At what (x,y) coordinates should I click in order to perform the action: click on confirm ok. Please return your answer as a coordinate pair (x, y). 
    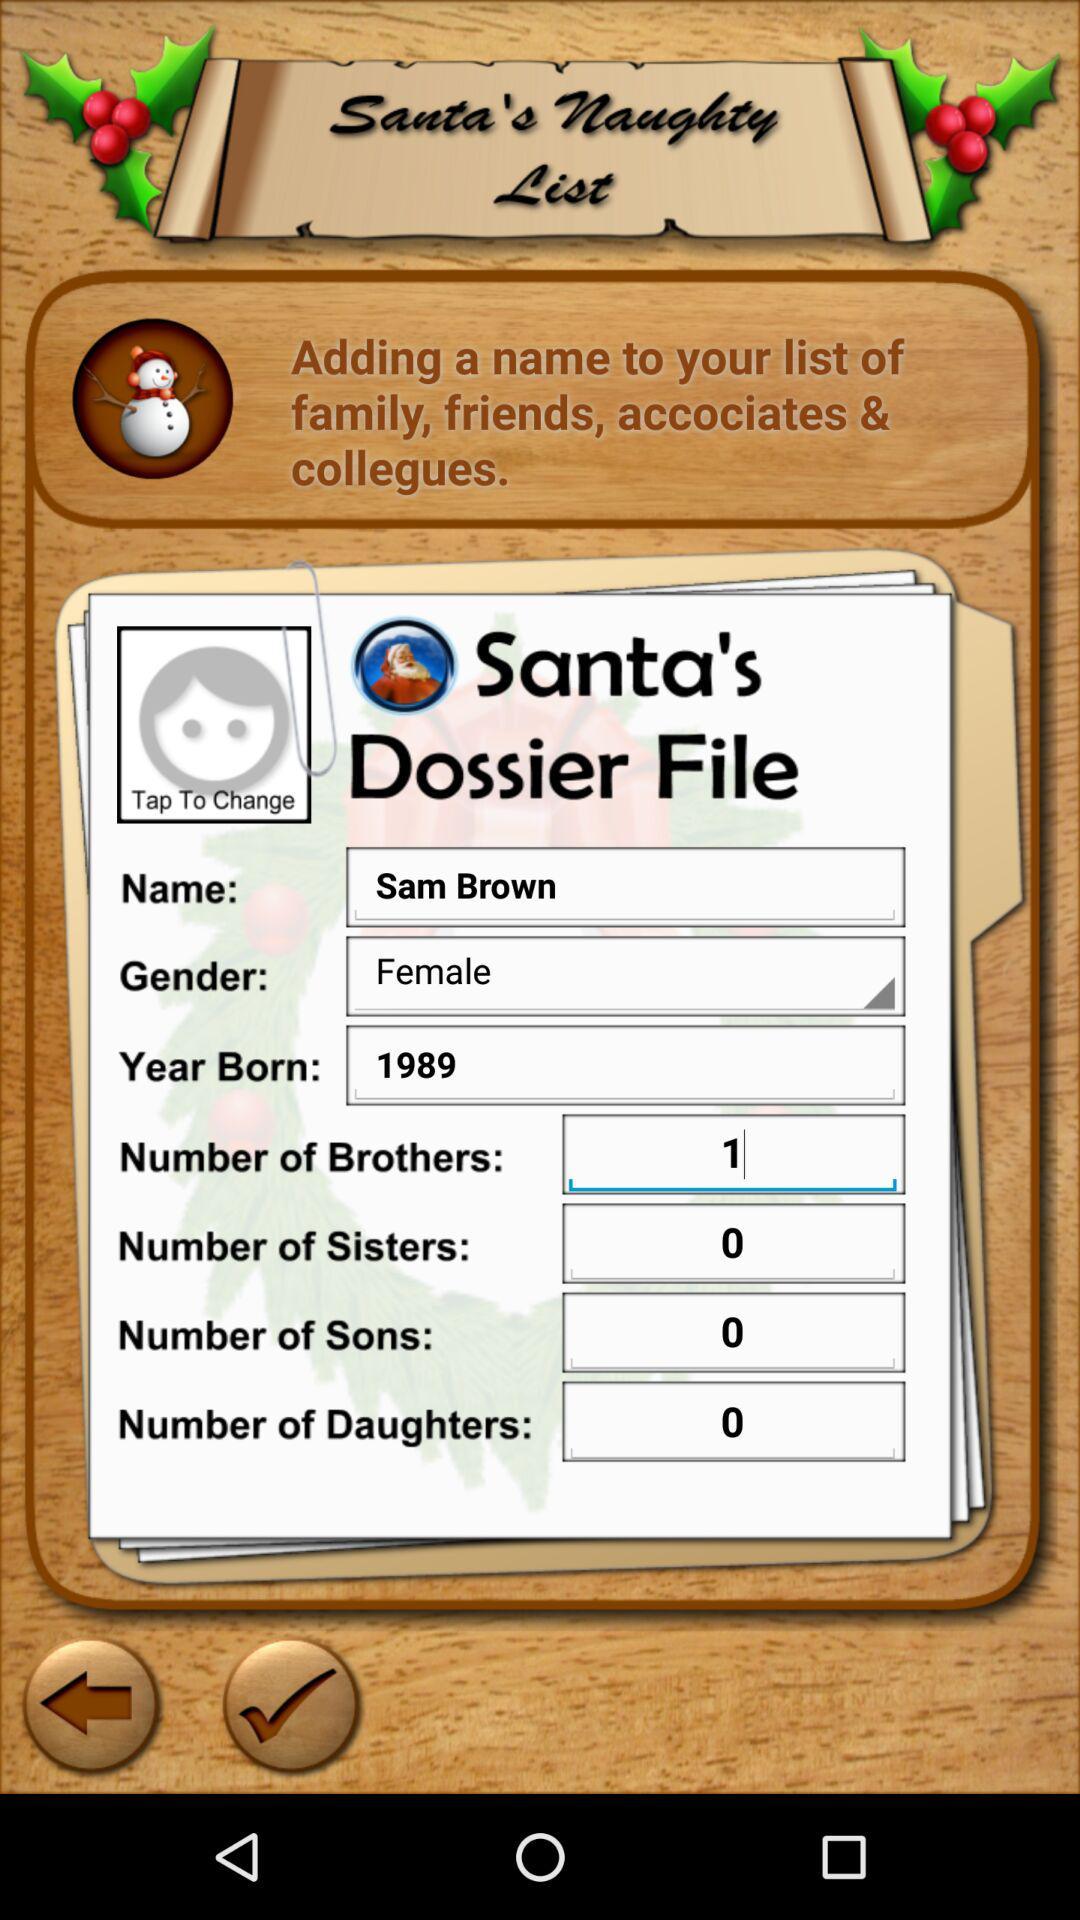
    Looking at the image, I should click on (289, 1702).